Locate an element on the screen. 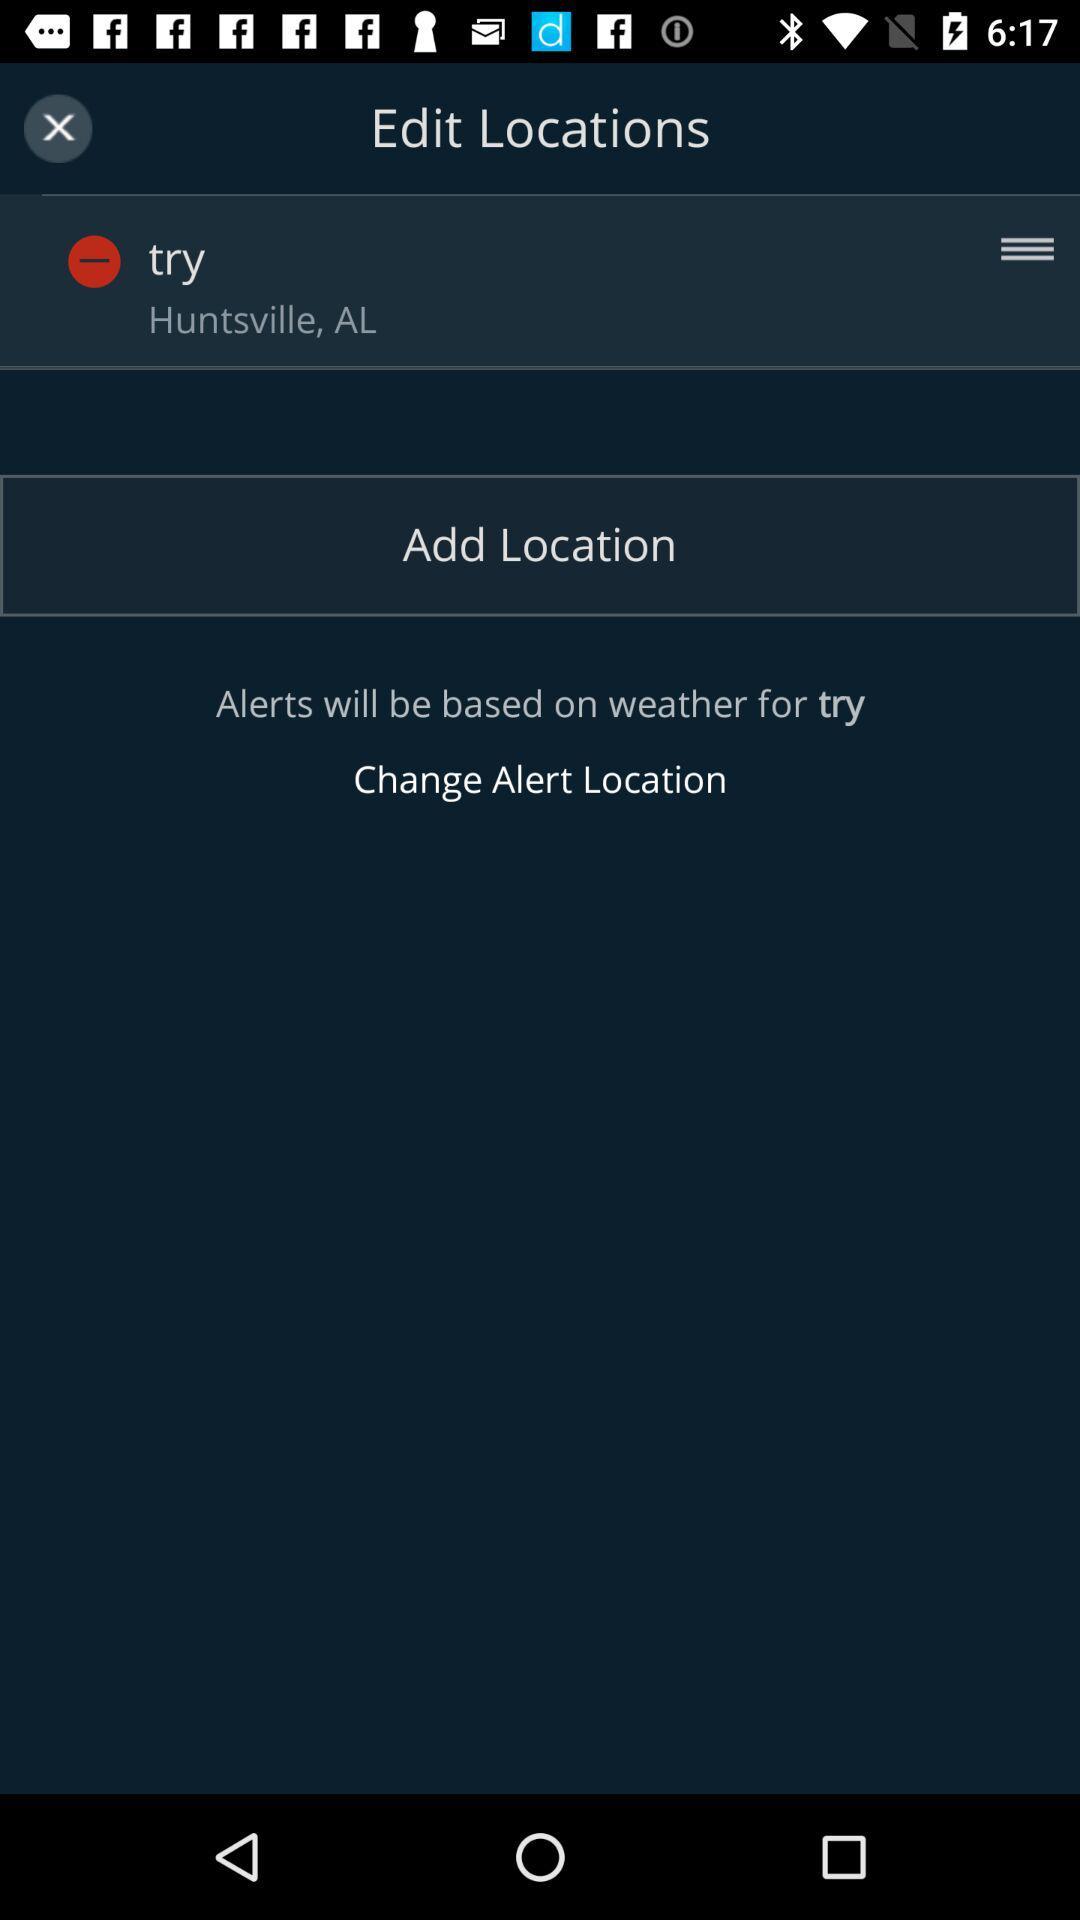 The height and width of the screenshot is (1920, 1080). alerts will be icon is located at coordinates (540, 741).